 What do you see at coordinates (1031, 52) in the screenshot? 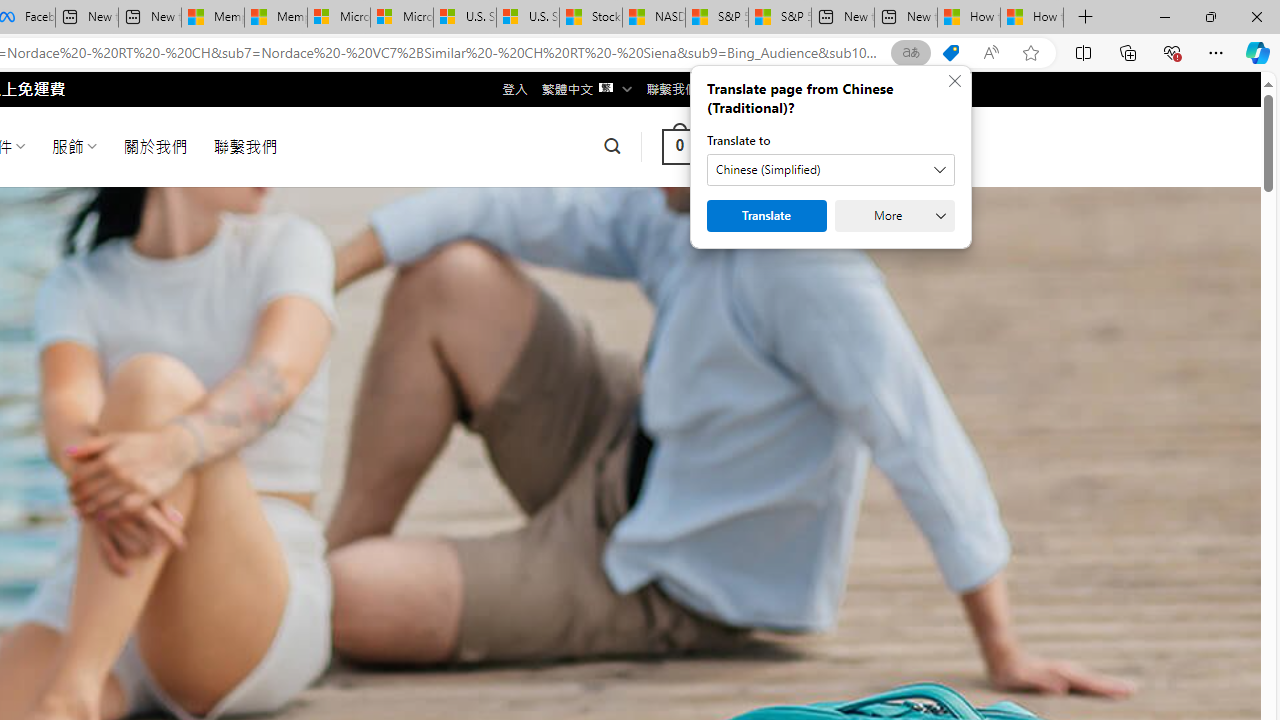
I see `'Add this page to favorites (Ctrl+D)'` at bounding box center [1031, 52].